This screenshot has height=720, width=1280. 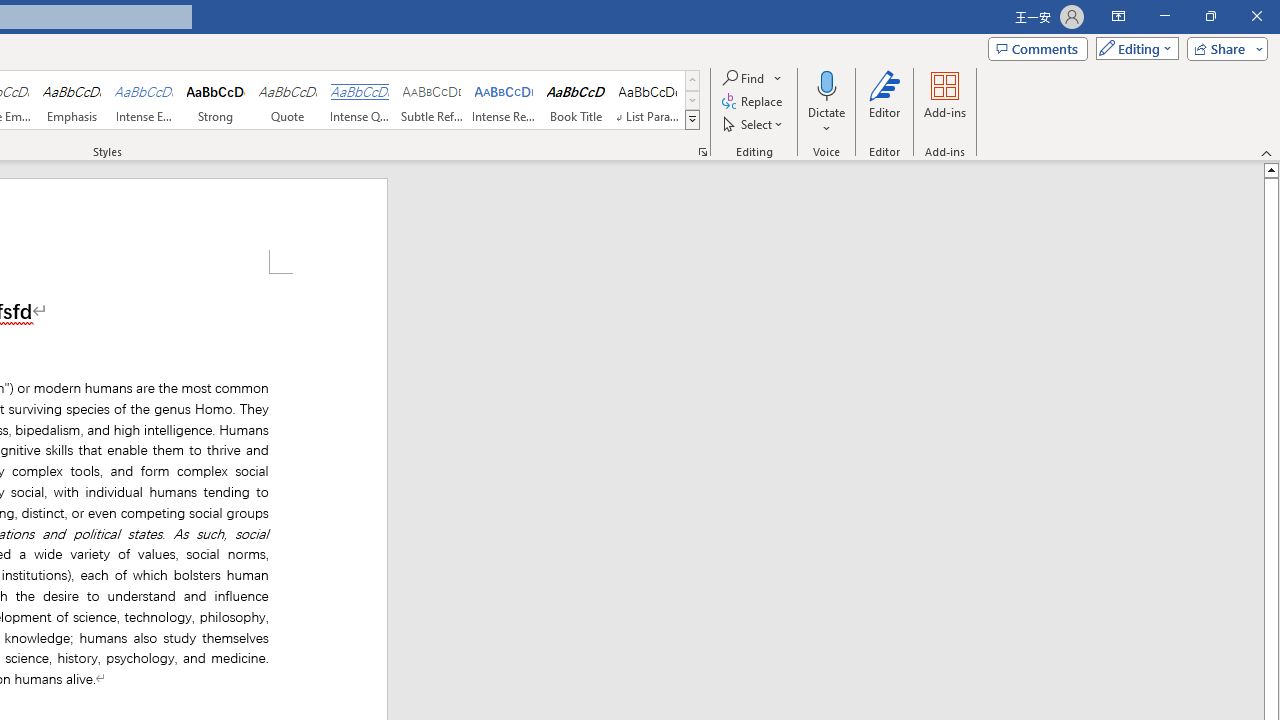 I want to click on 'Intense Emphasis', so click(x=143, y=100).